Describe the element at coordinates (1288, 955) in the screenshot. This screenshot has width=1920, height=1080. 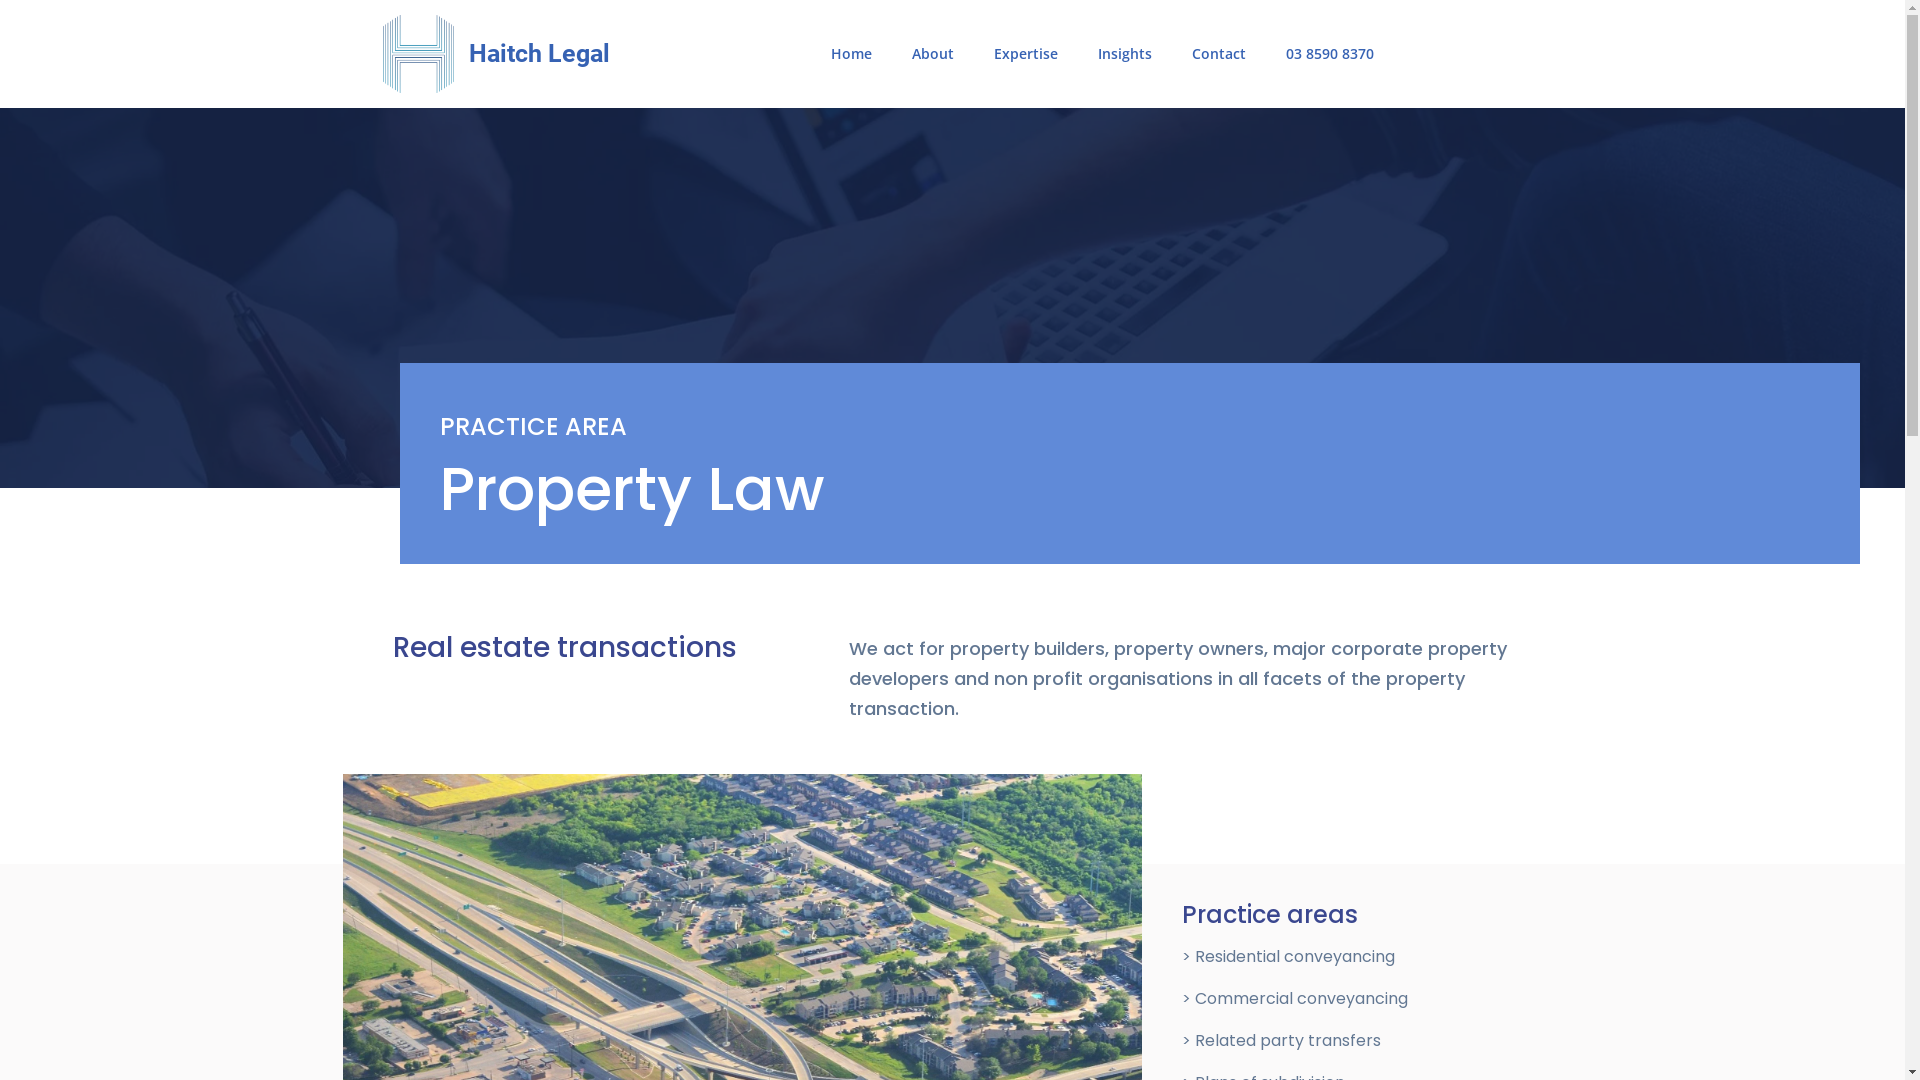
I see `'> Residential conveyancing'` at that location.